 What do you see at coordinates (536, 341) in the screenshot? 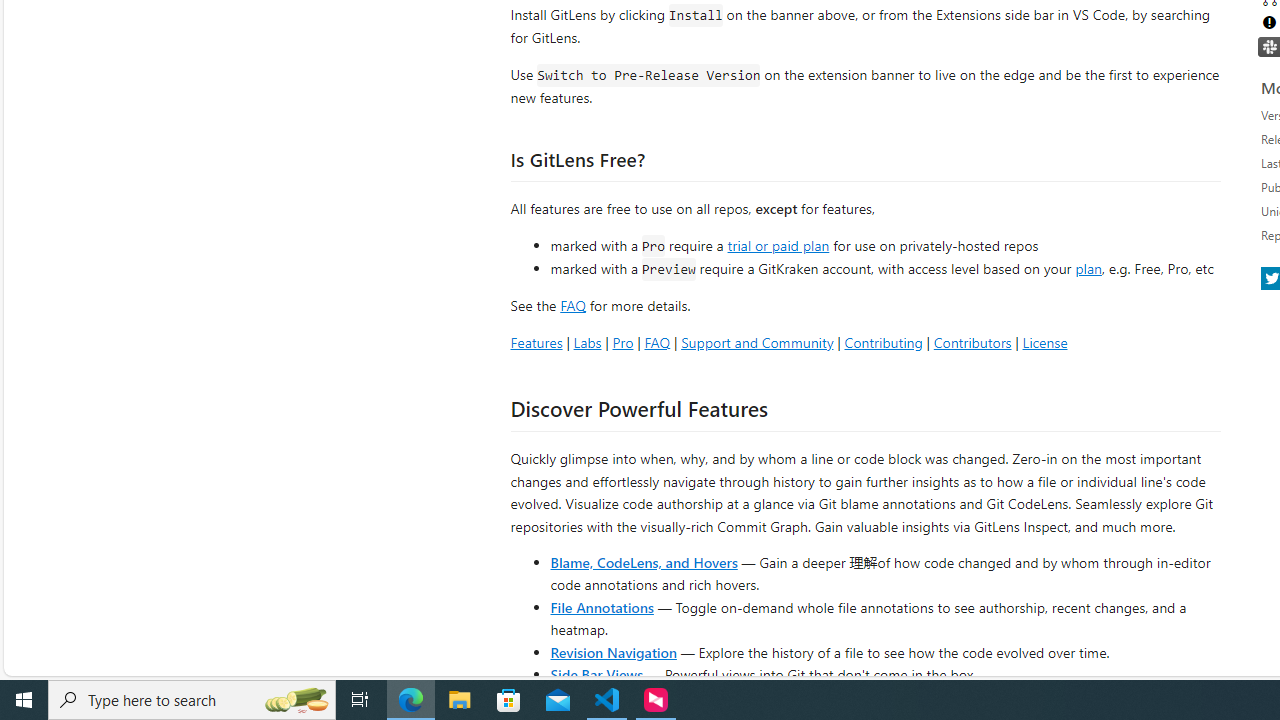
I see `'Features'` at bounding box center [536, 341].